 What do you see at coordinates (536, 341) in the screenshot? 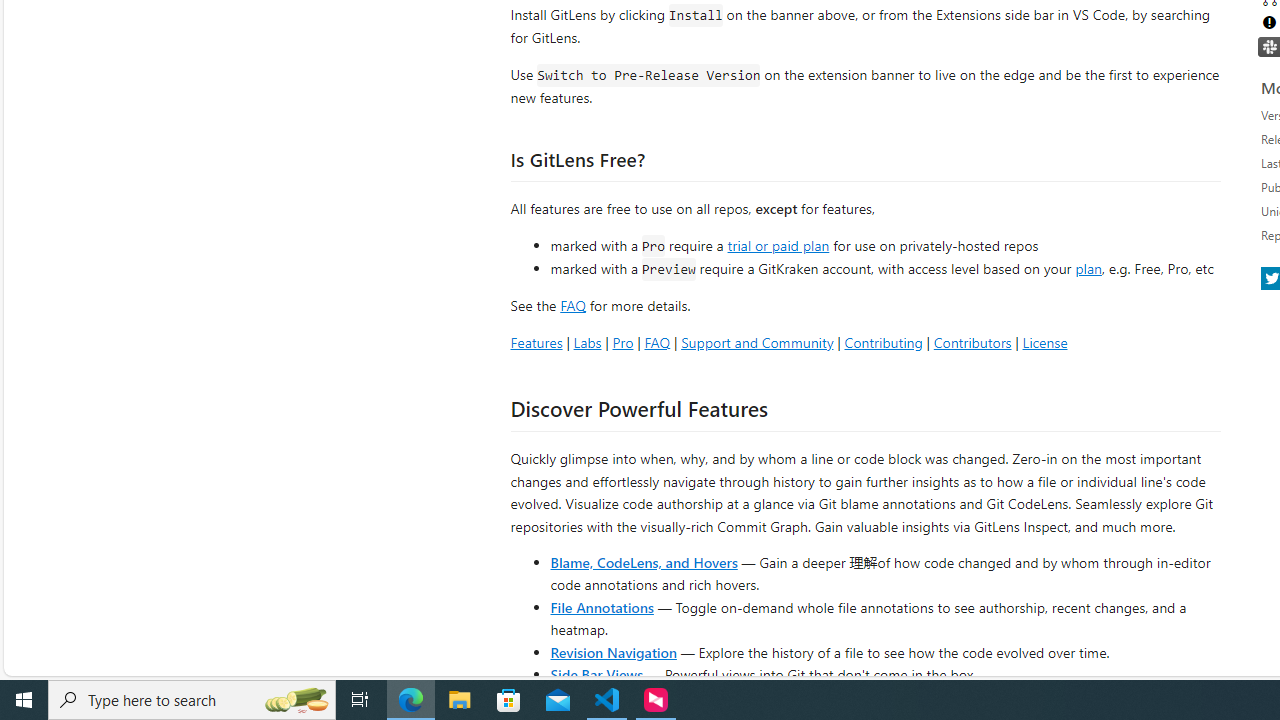
I see `'Features'` at bounding box center [536, 341].